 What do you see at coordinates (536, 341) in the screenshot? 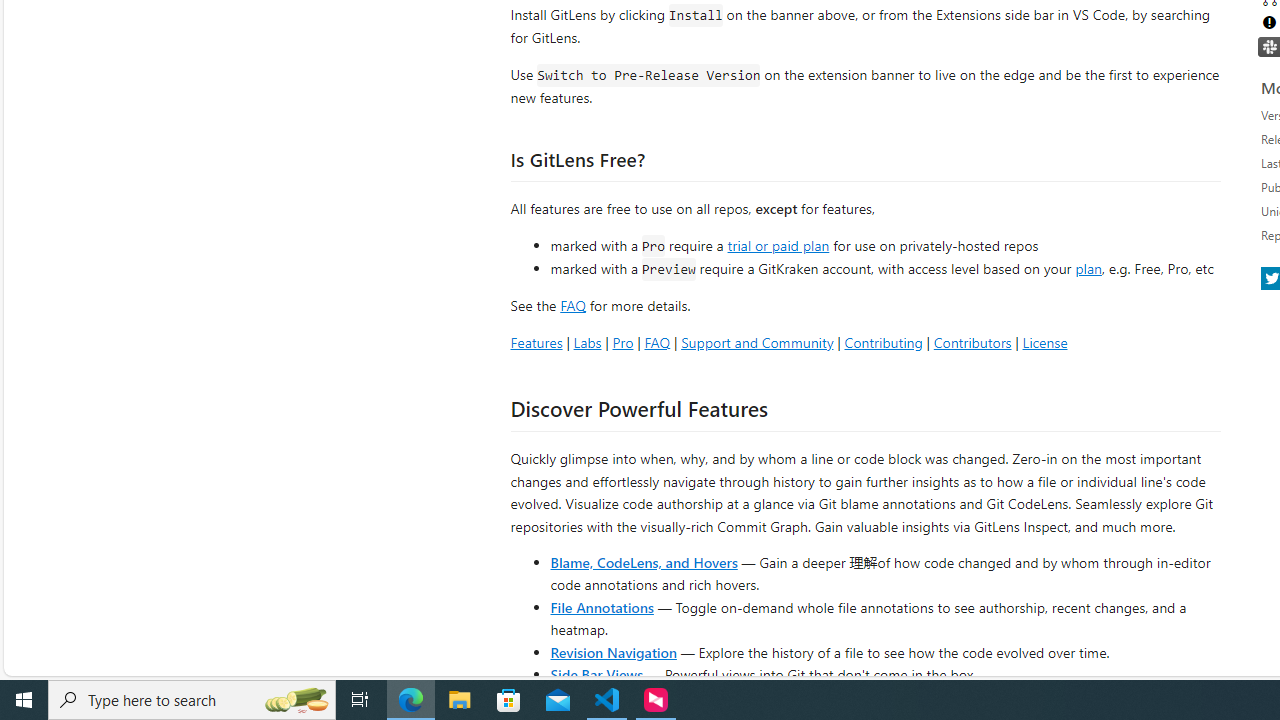
I see `'Features'` at bounding box center [536, 341].